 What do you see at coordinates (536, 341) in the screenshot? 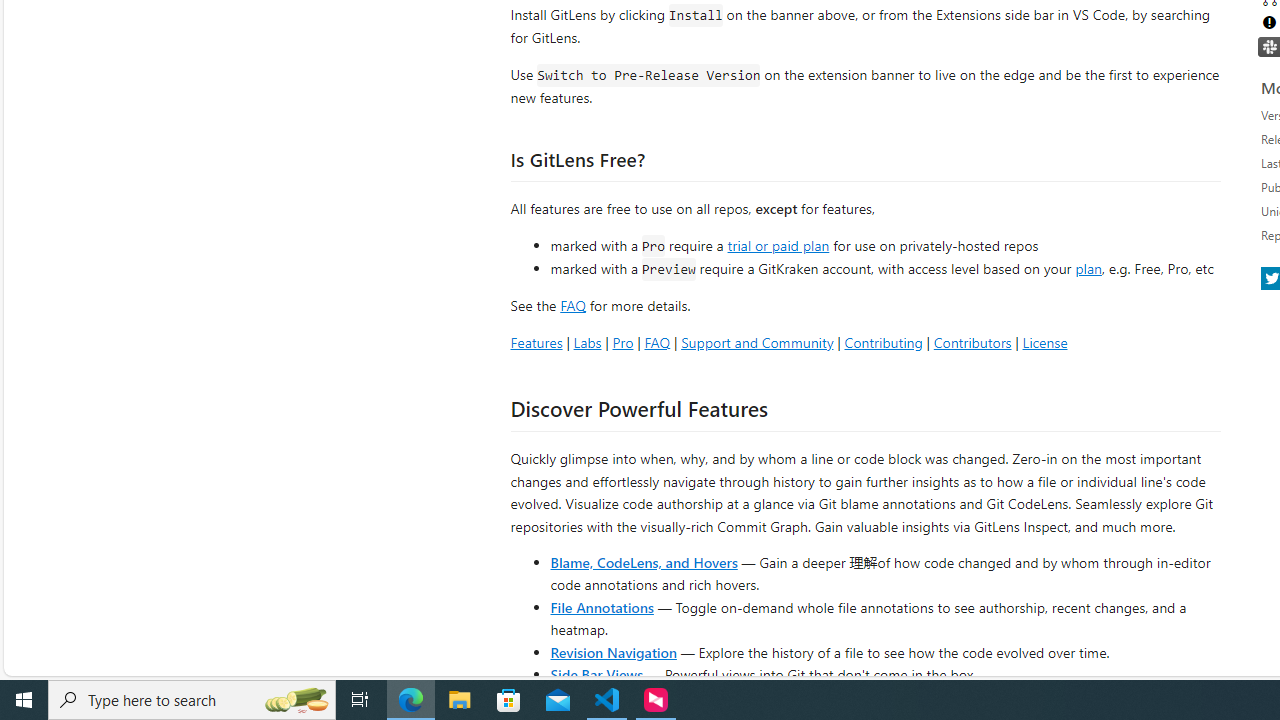
I see `'Features'` at bounding box center [536, 341].